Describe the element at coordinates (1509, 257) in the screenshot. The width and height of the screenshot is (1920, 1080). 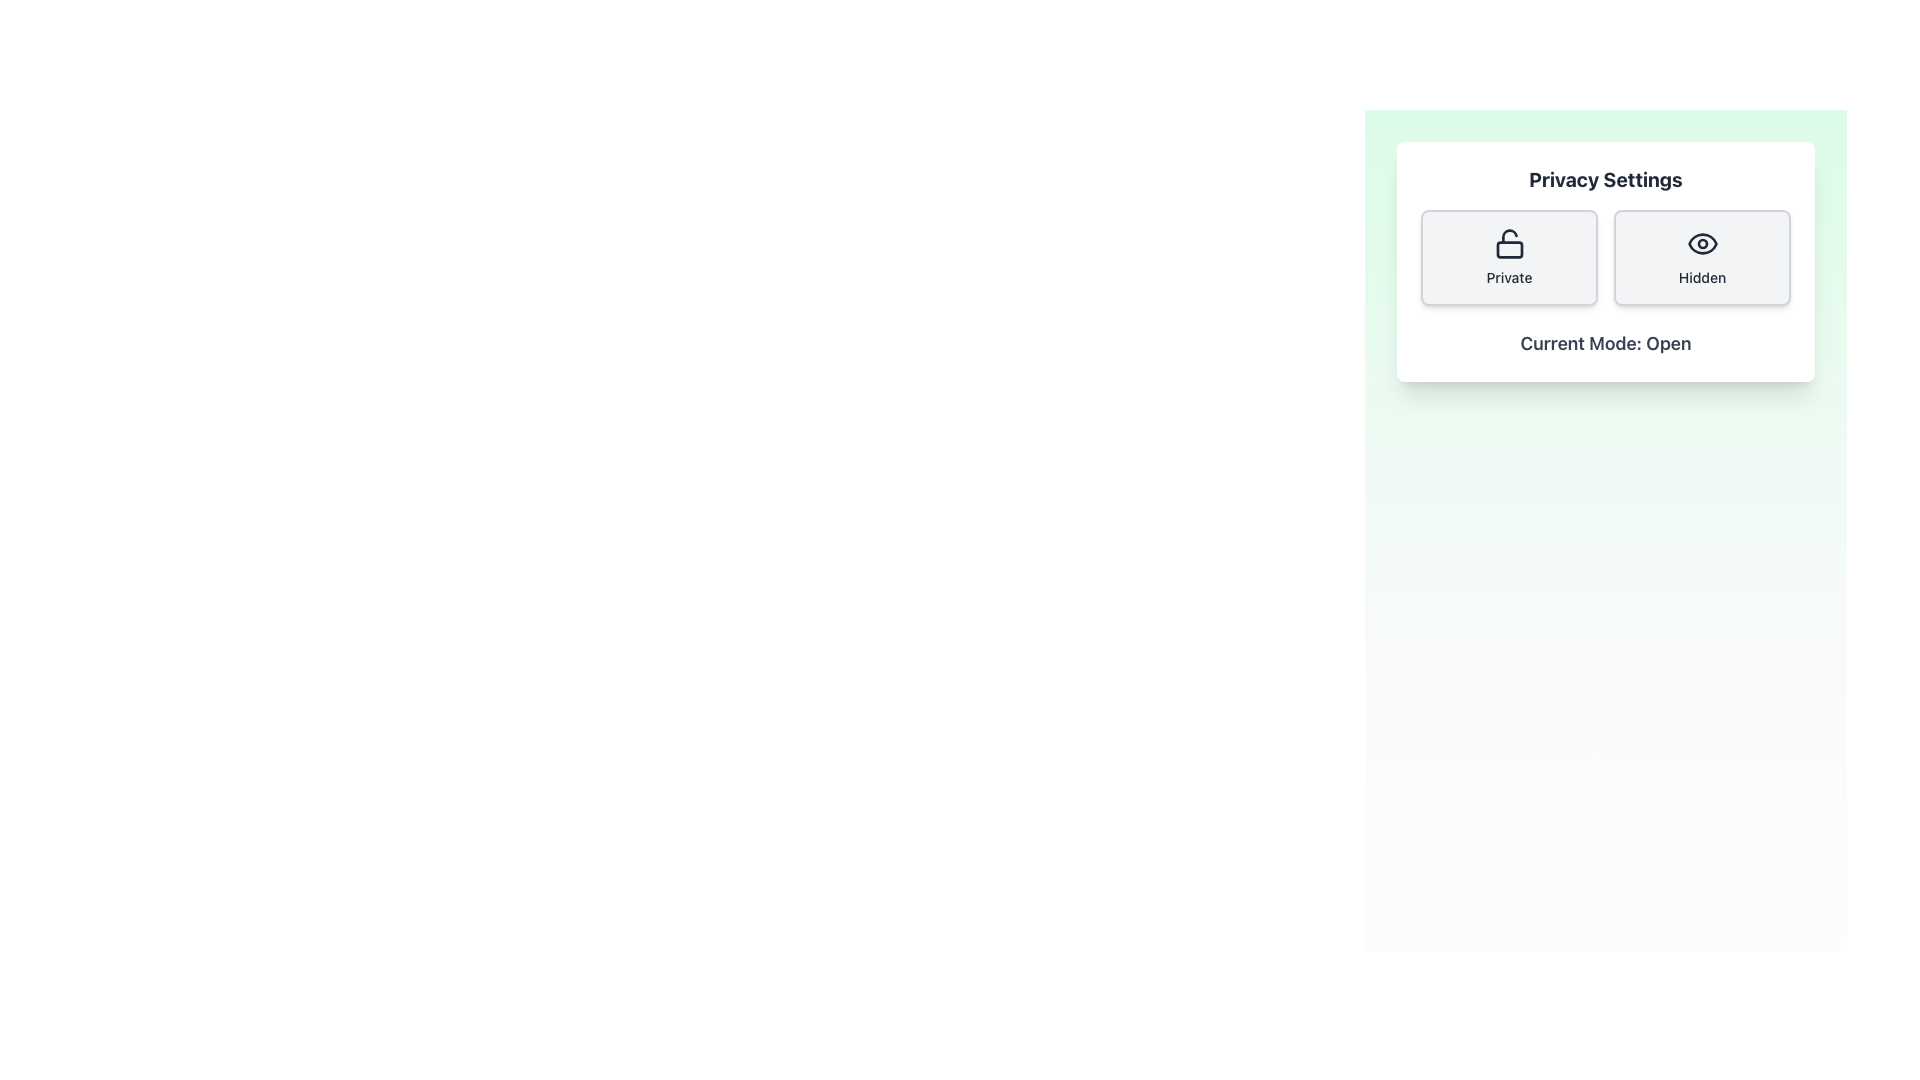
I see `the 'Private' mode toggle button located in the 'Privacy Settings' block` at that location.